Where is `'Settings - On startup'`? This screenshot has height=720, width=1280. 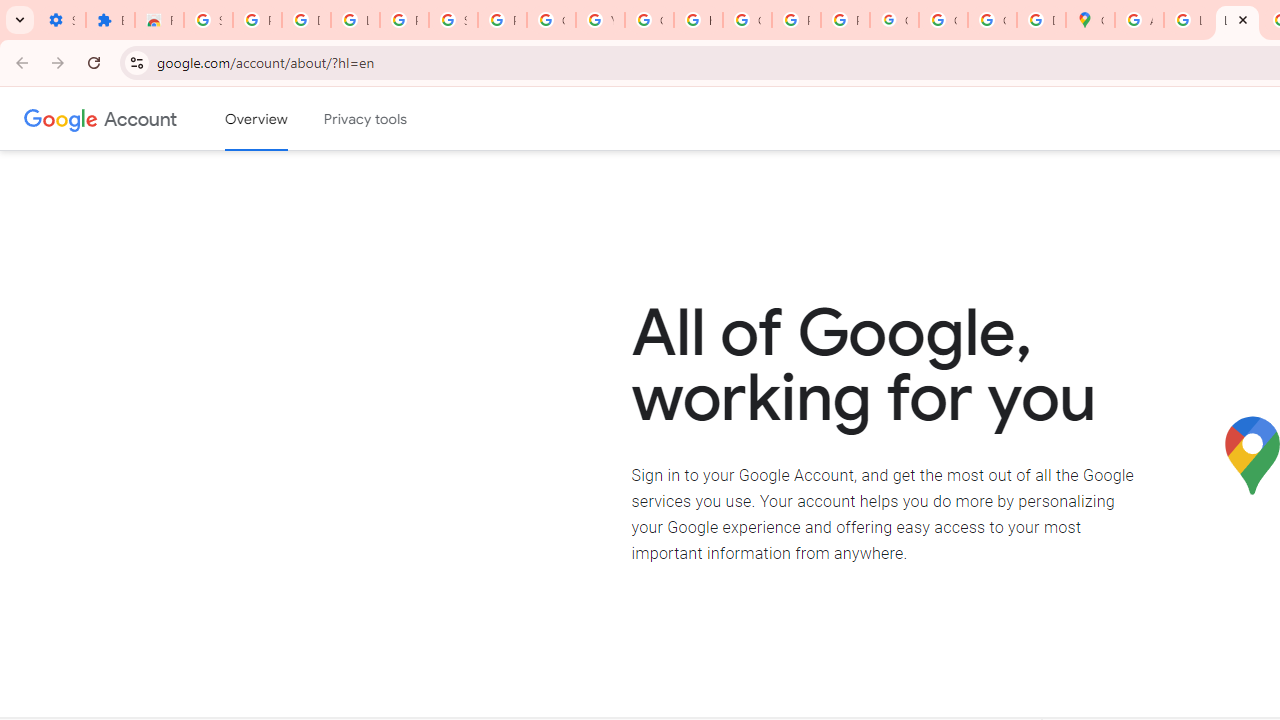 'Settings - On startup' is located at coordinates (61, 20).